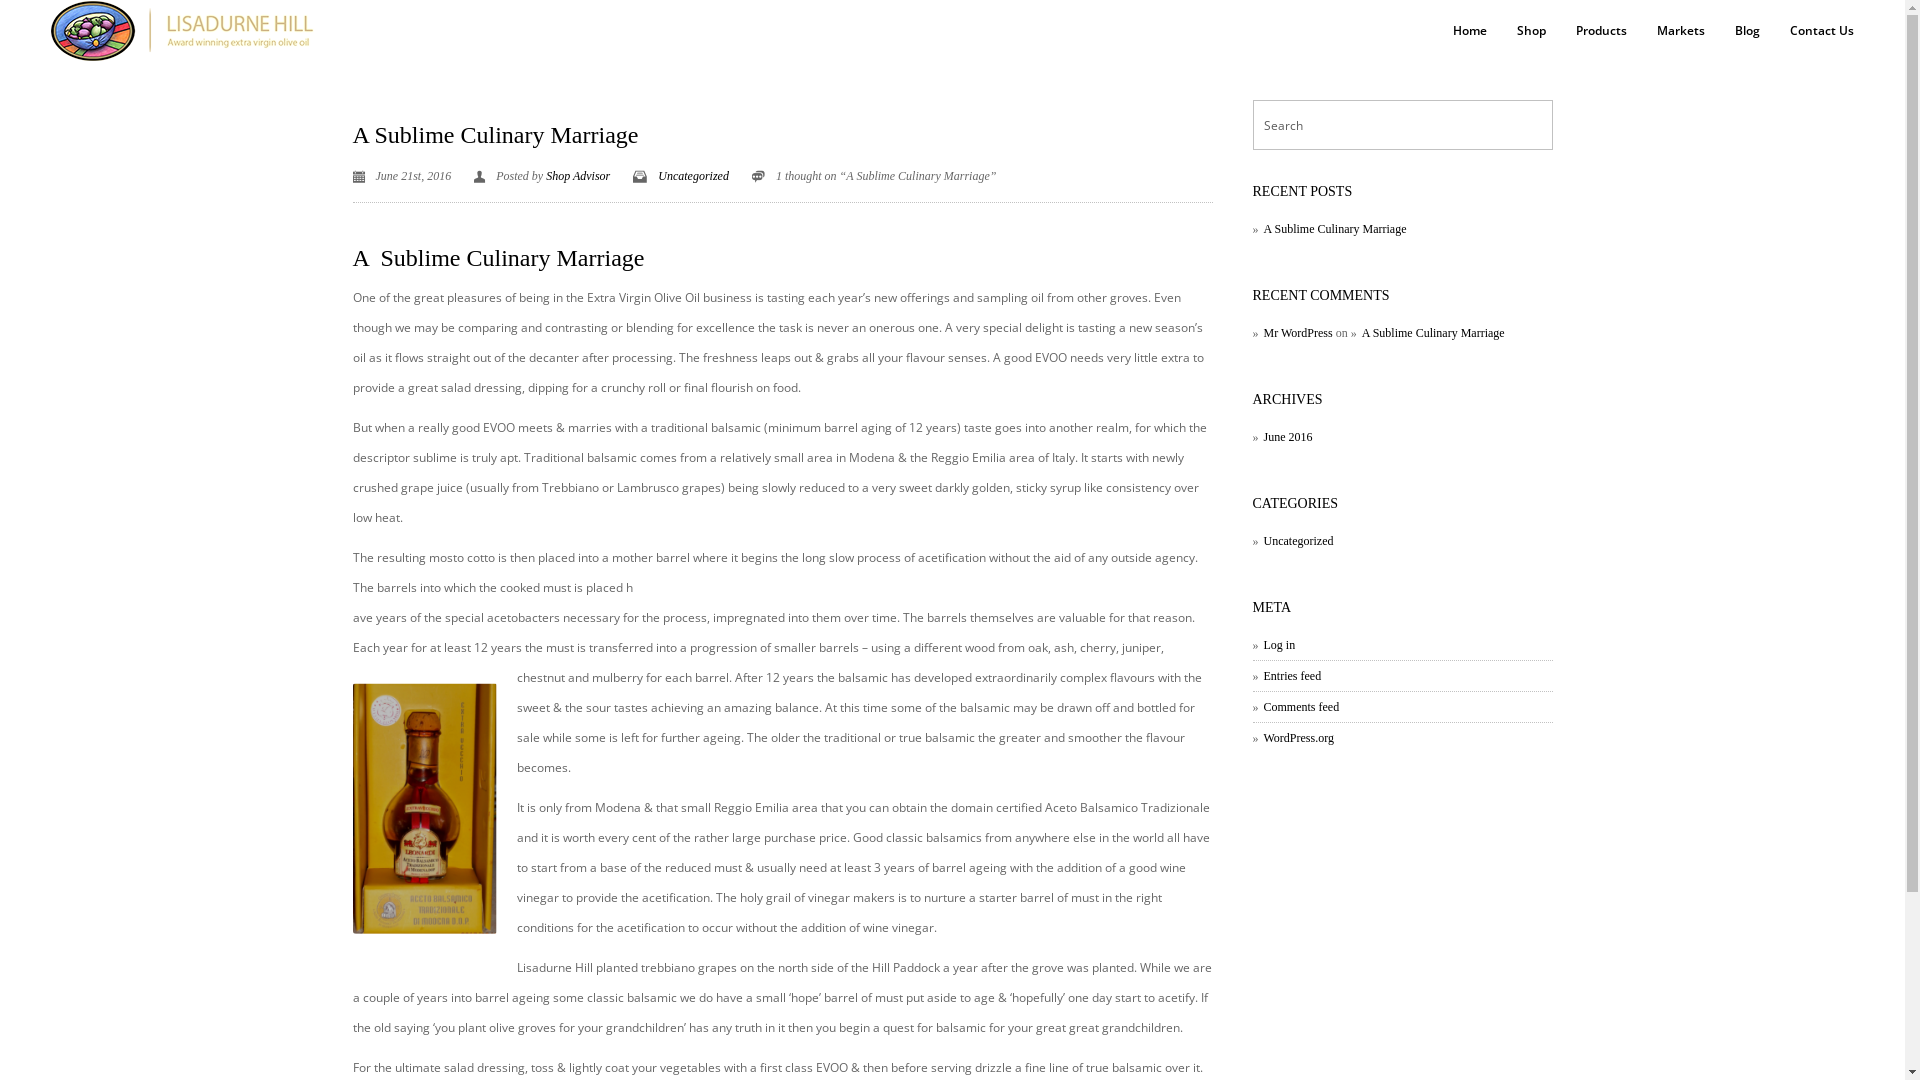  Describe the element at coordinates (1292, 737) in the screenshot. I see `'WordPress.org'` at that location.